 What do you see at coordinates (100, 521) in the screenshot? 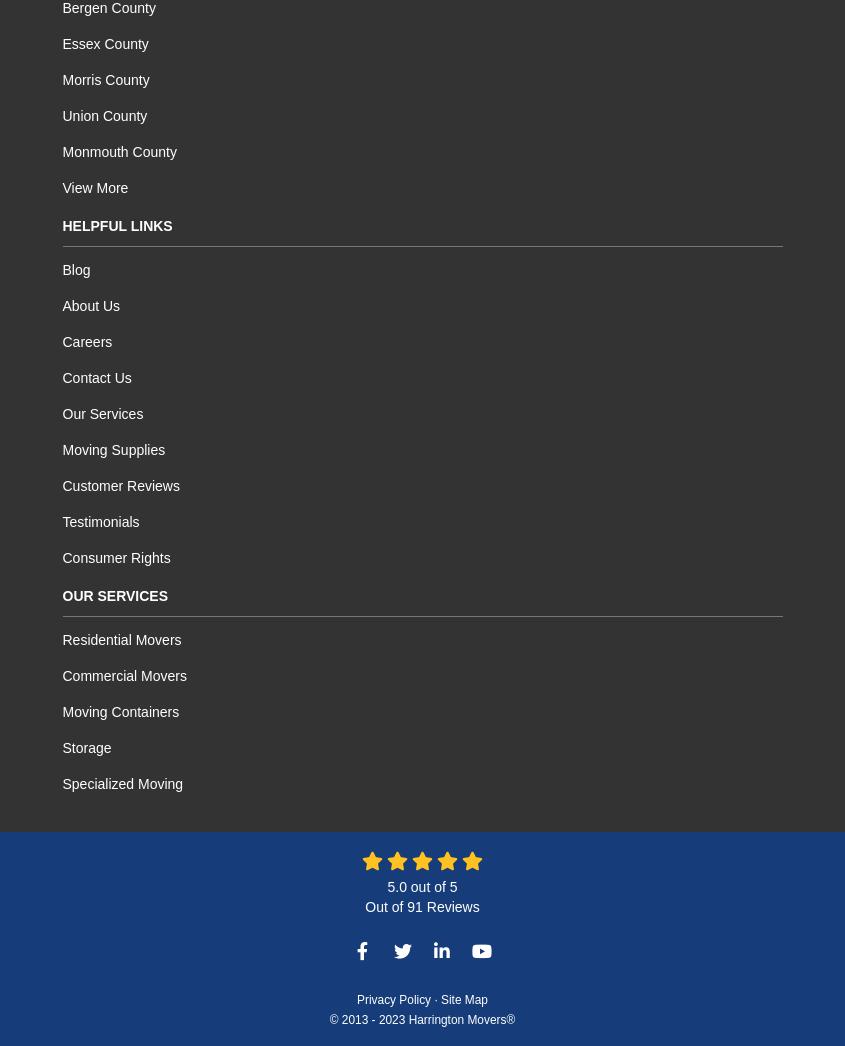
I see `'Testimonials'` at bounding box center [100, 521].